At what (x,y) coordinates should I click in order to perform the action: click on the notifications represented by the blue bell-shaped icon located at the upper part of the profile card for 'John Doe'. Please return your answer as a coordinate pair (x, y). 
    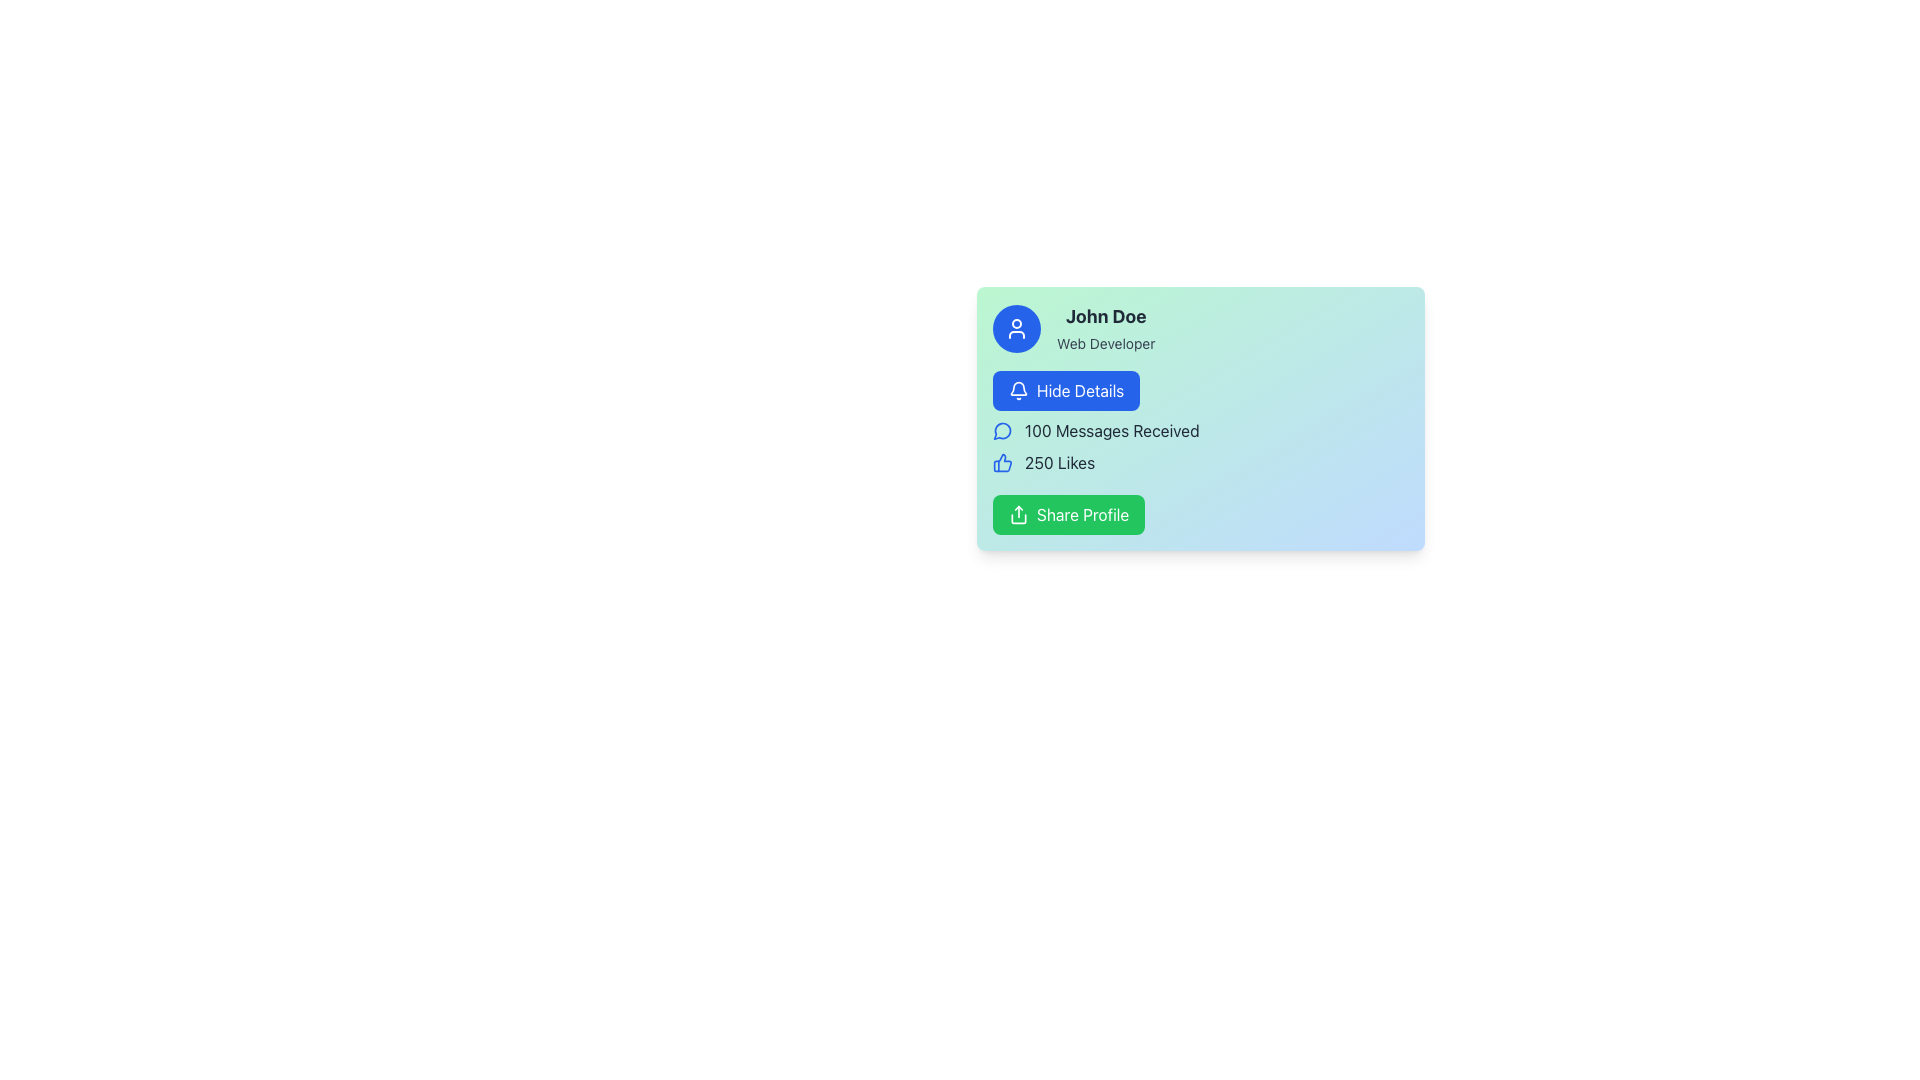
    Looking at the image, I should click on (1018, 388).